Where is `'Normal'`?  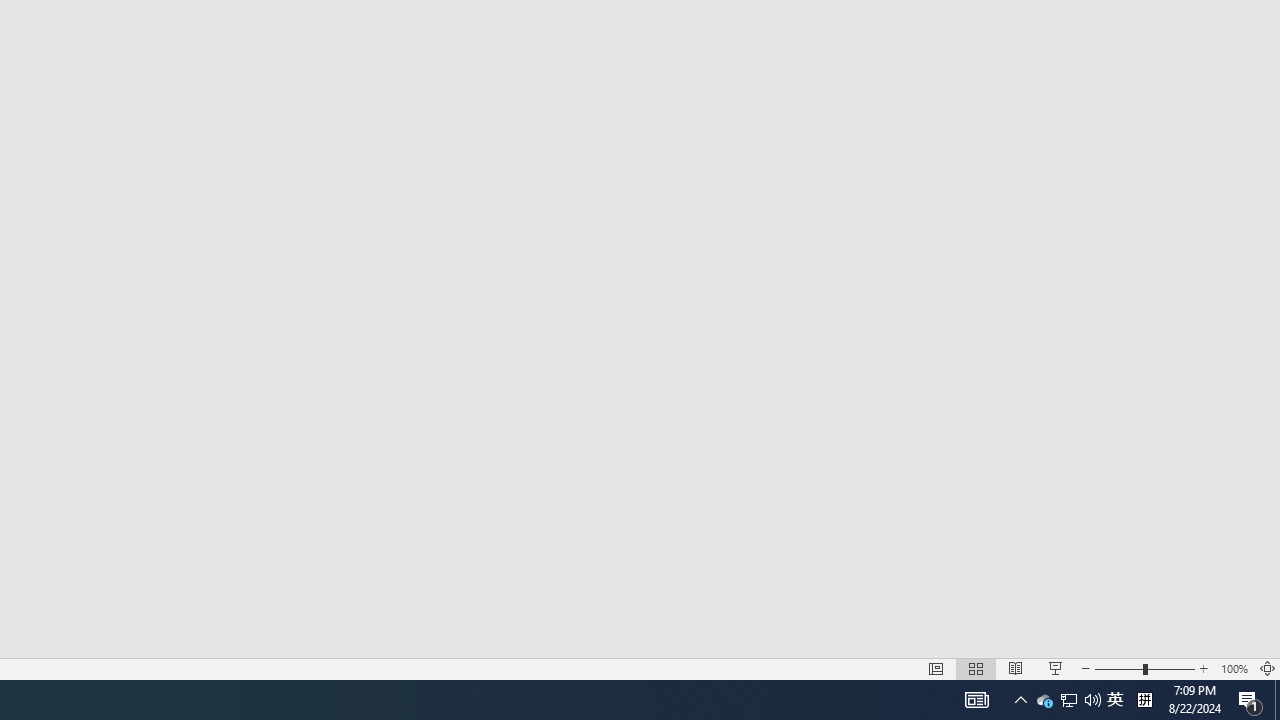
'Normal' is located at coordinates (935, 669).